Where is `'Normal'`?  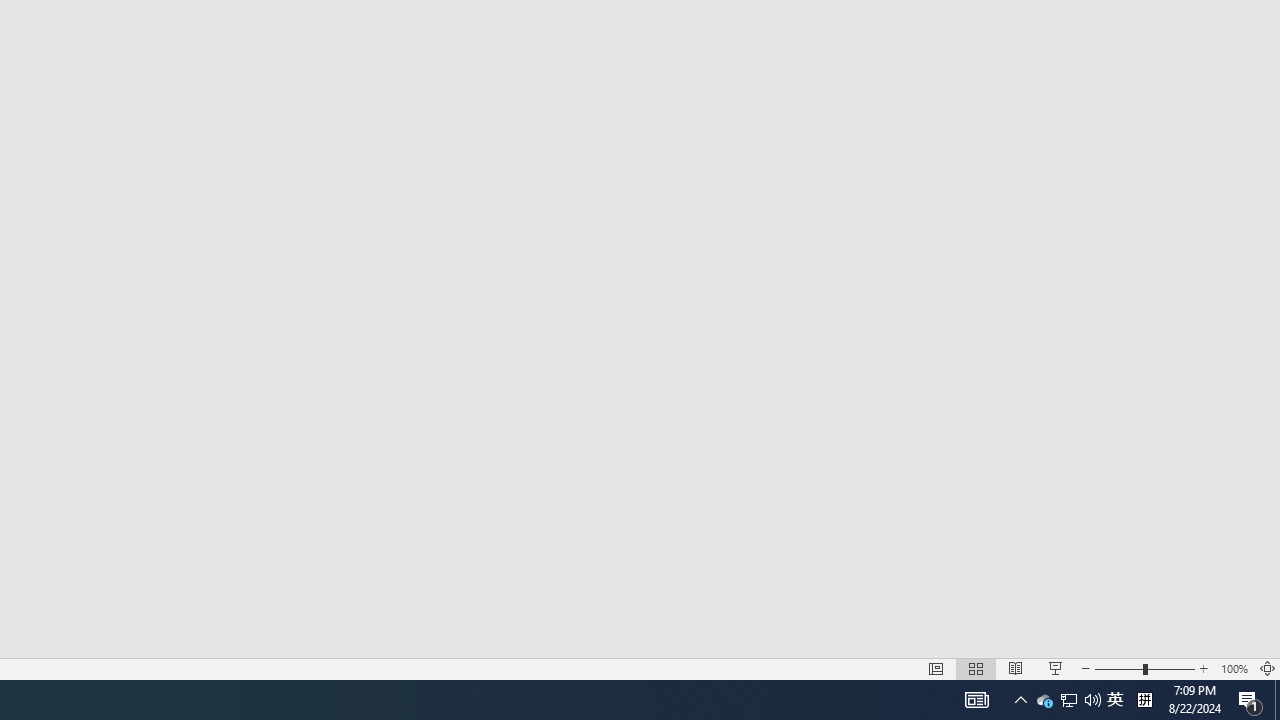
'Normal' is located at coordinates (935, 669).